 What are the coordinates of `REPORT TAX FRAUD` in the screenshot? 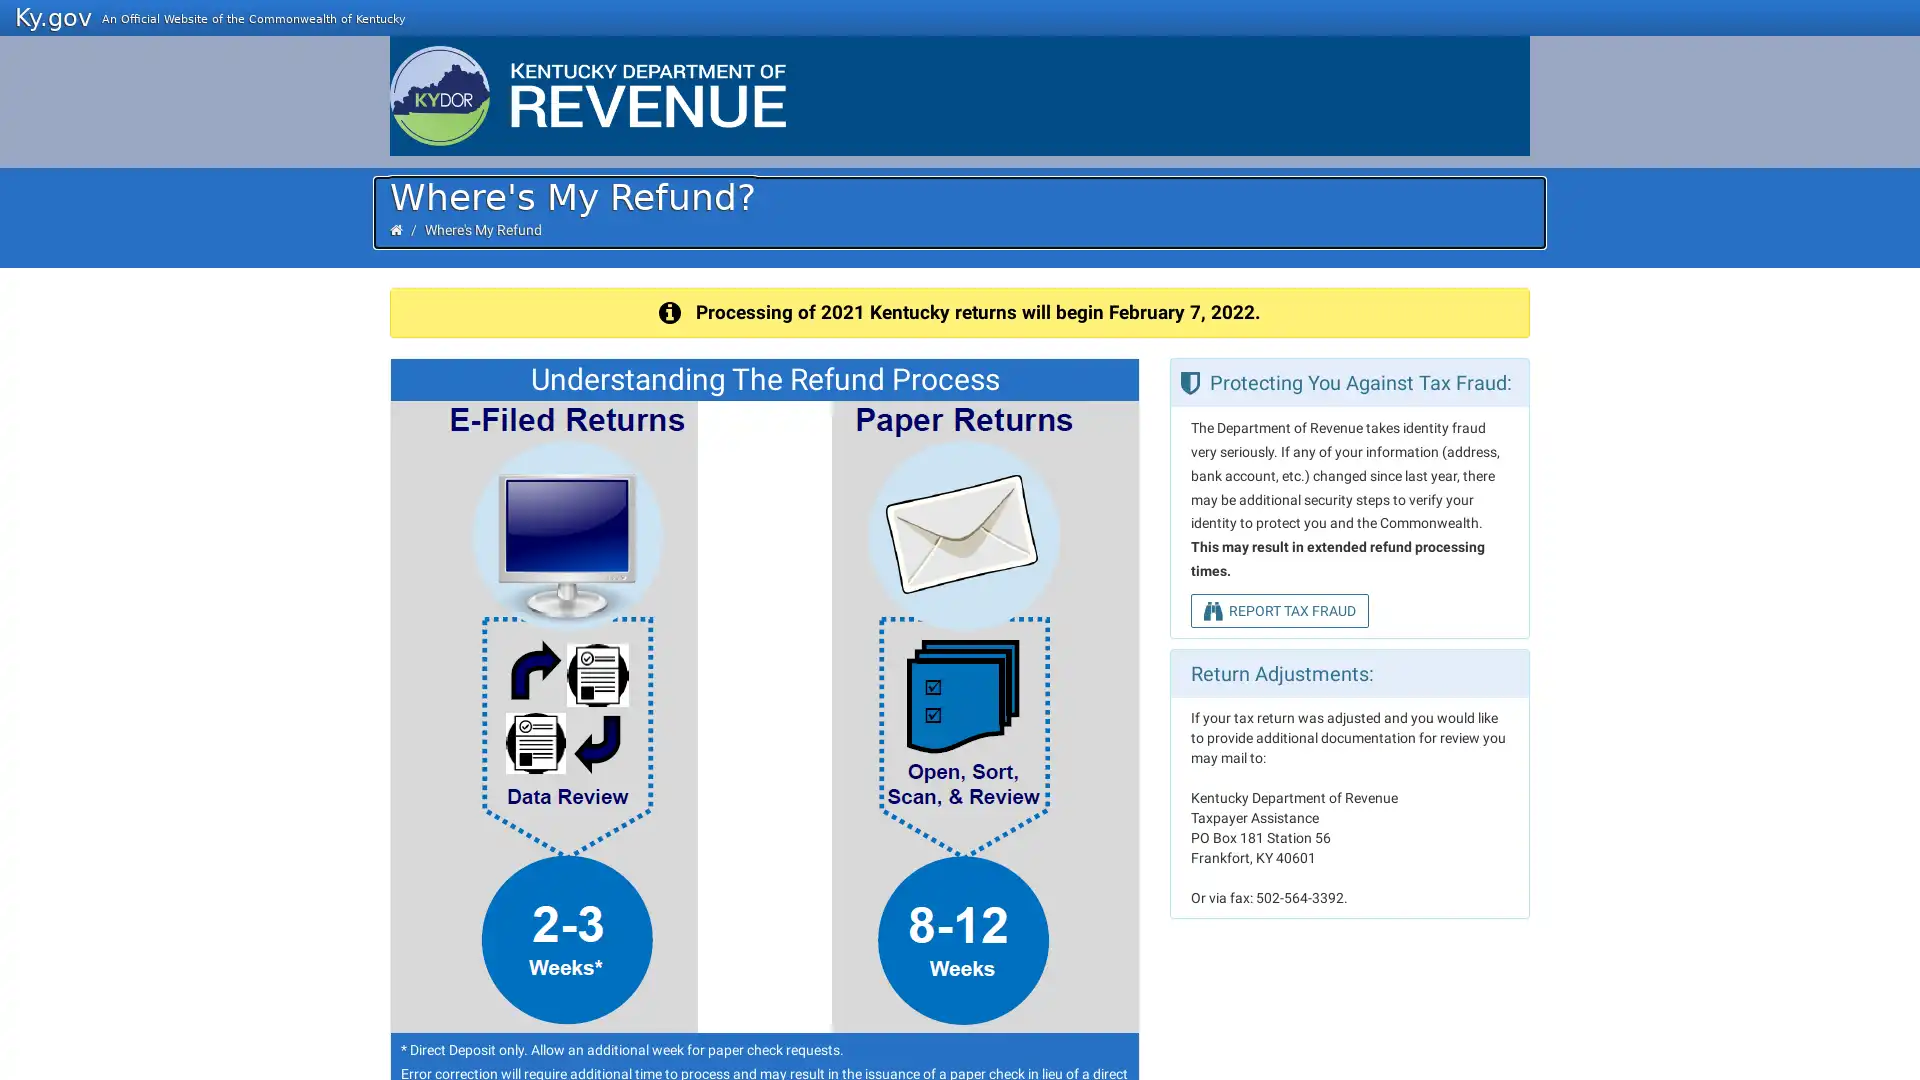 It's located at (1280, 596).